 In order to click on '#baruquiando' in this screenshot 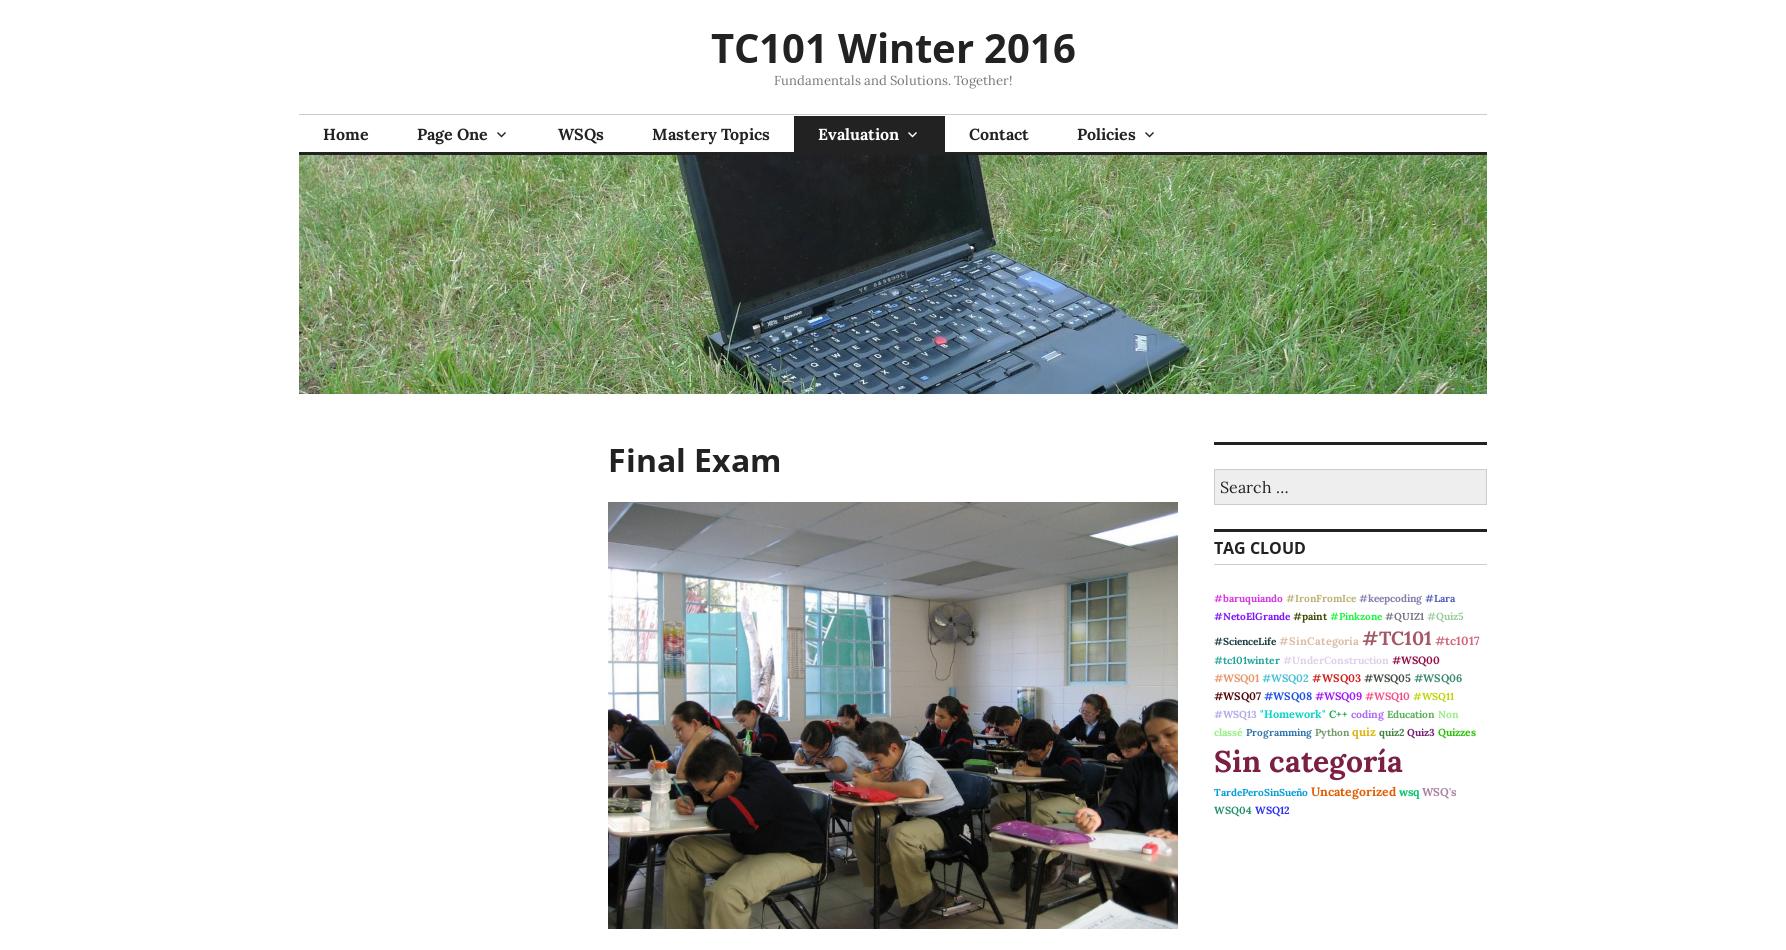, I will do `click(1248, 598)`.